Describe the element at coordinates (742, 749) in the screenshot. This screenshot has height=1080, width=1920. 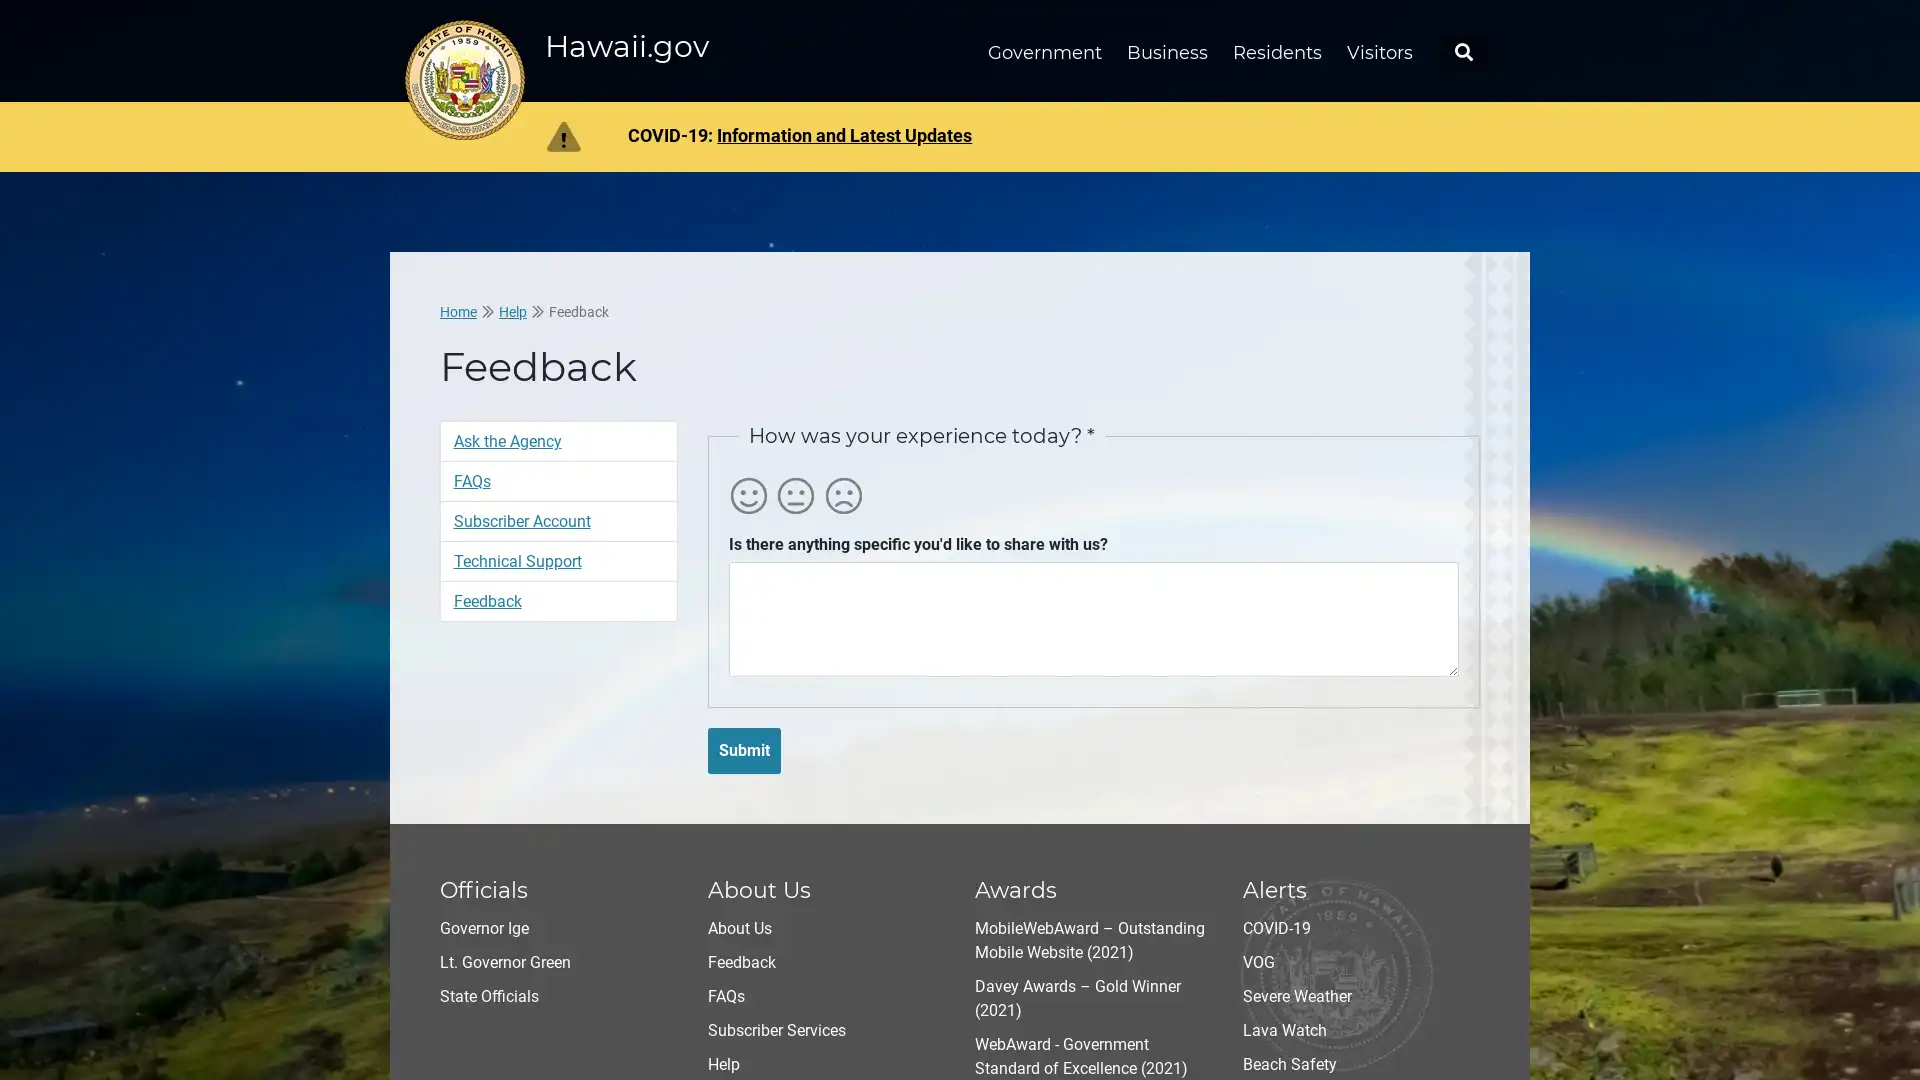
I see `Submit` at that location.